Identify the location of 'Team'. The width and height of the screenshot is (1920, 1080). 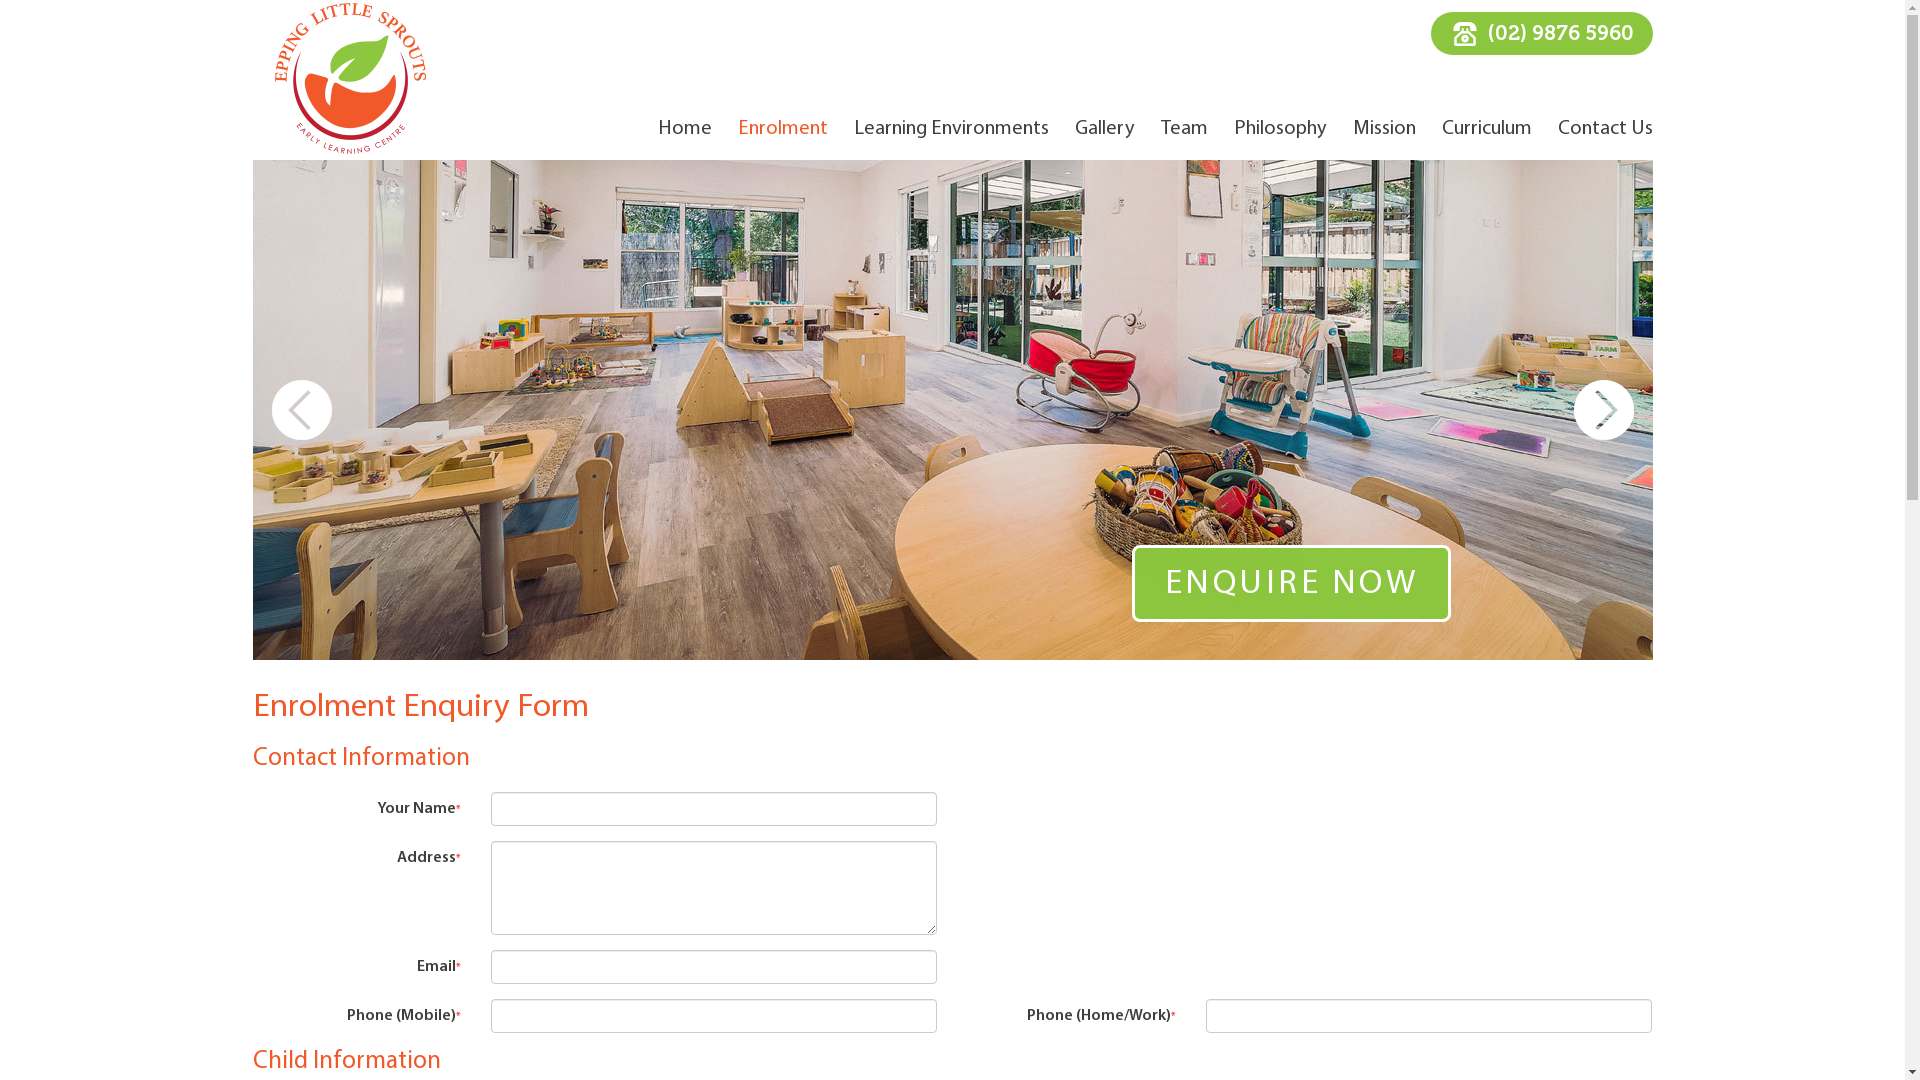
(1183, 129).